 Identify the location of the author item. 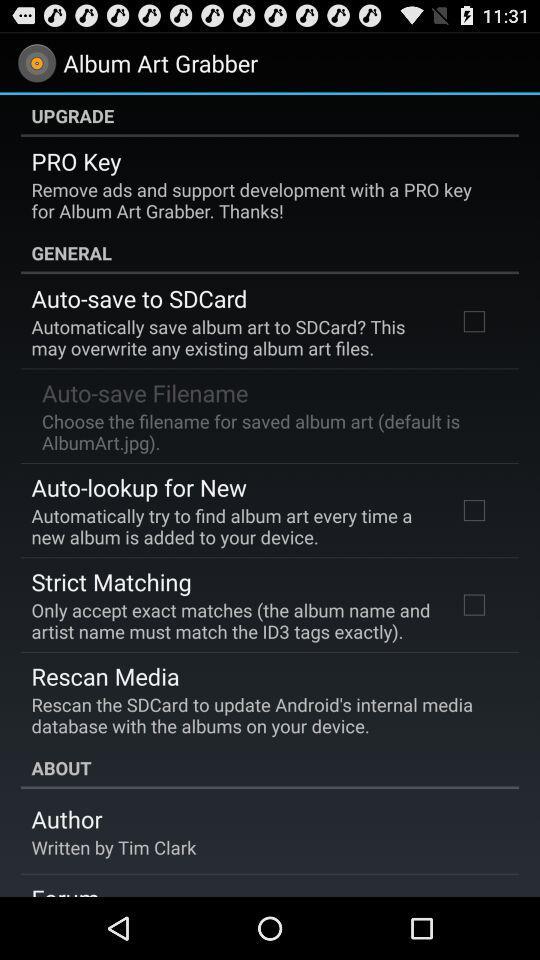
(66, 819).